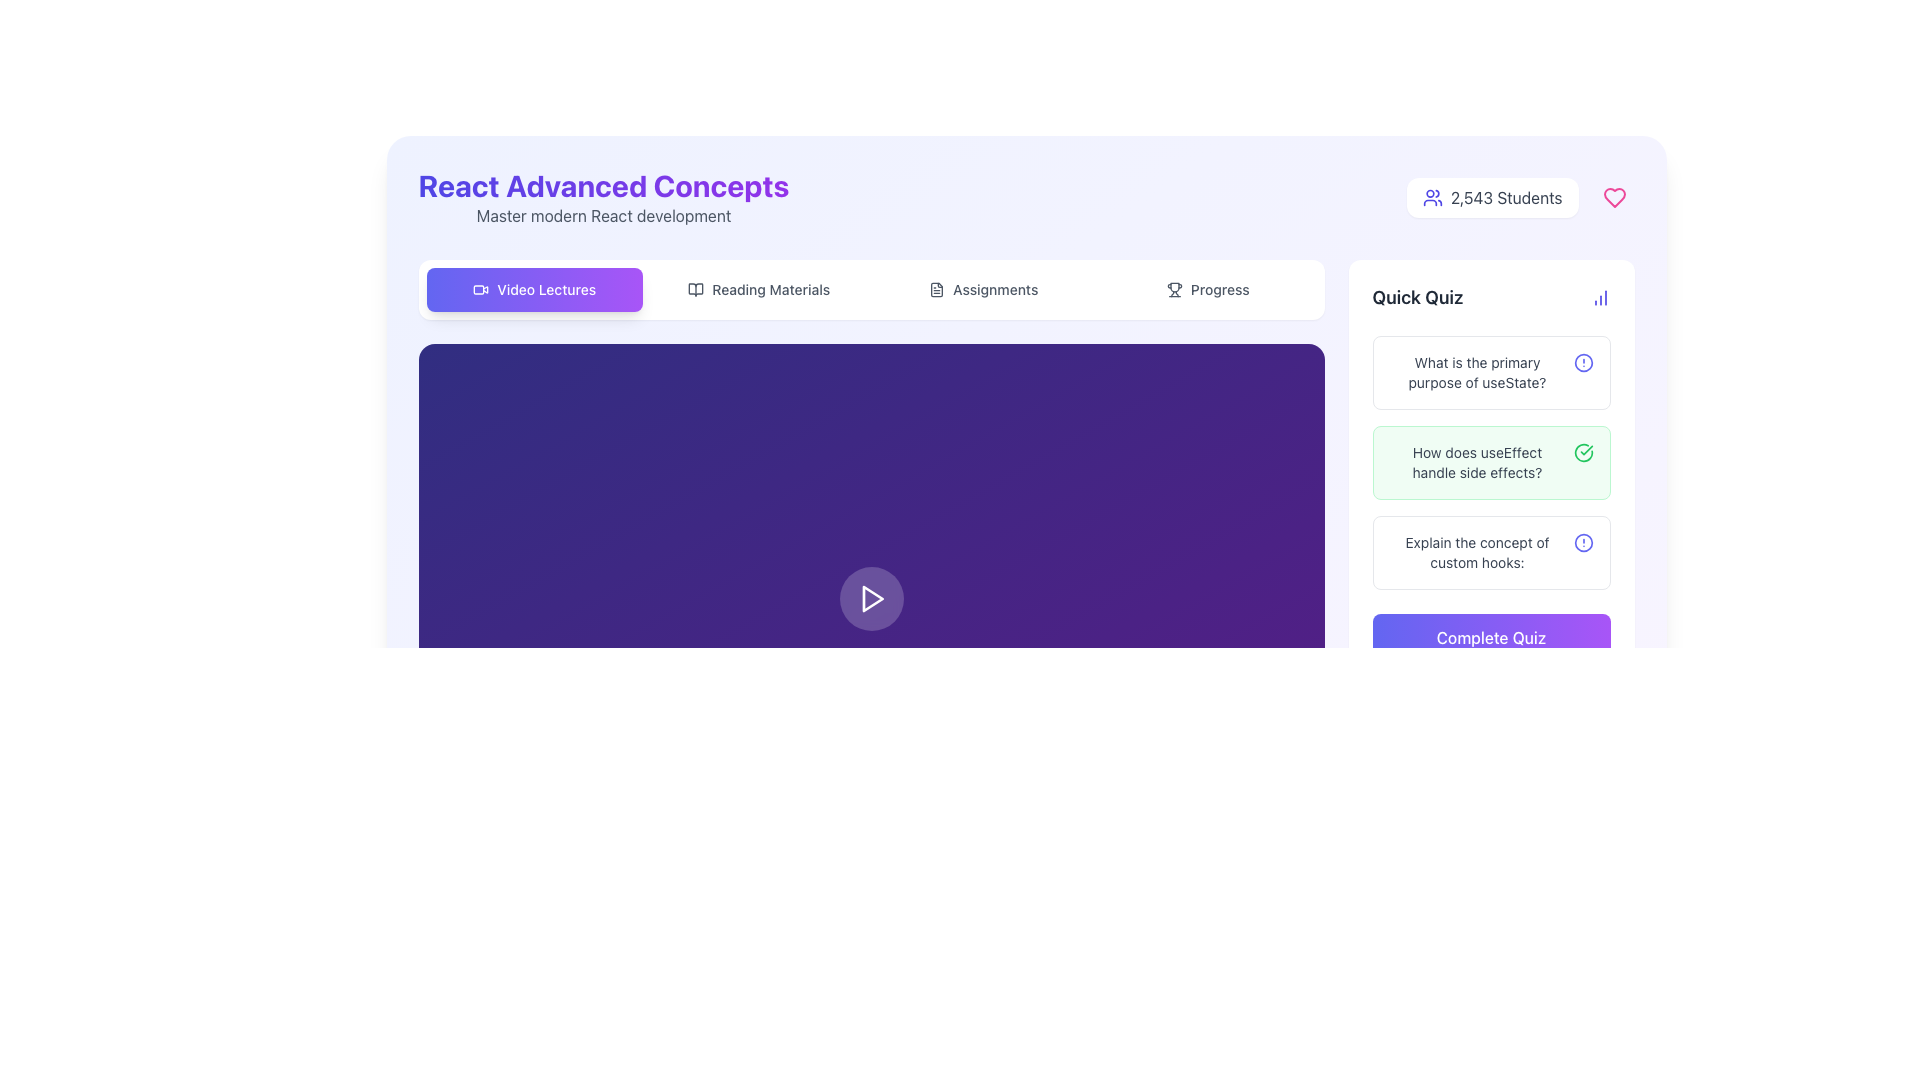  Describe the element at coordinates (1207, 289) in the screenshot. I see `the 'Progress' button, which displays the text 'Progress' with a trophy icon, to trigger the background color change` at that location.